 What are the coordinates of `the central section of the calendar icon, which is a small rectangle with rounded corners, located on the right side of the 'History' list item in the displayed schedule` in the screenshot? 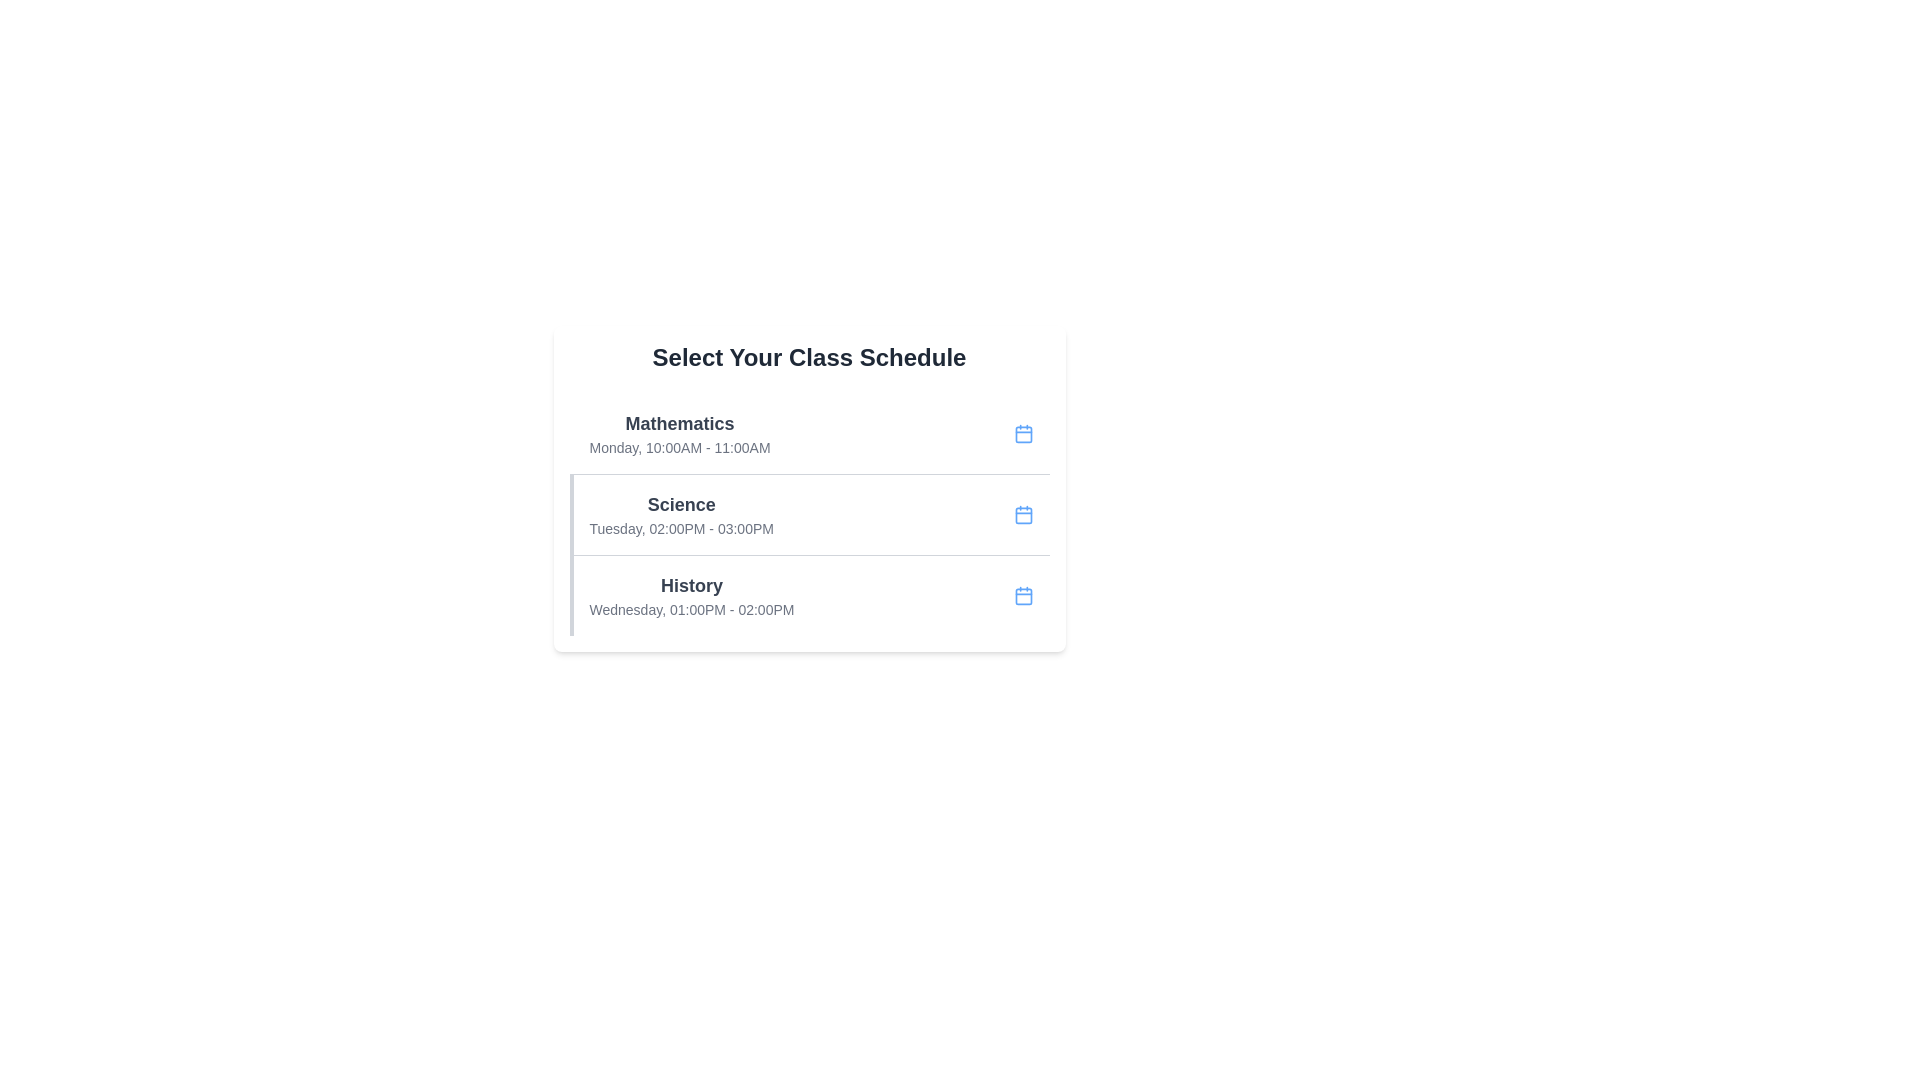 It's located at (1023, 595).